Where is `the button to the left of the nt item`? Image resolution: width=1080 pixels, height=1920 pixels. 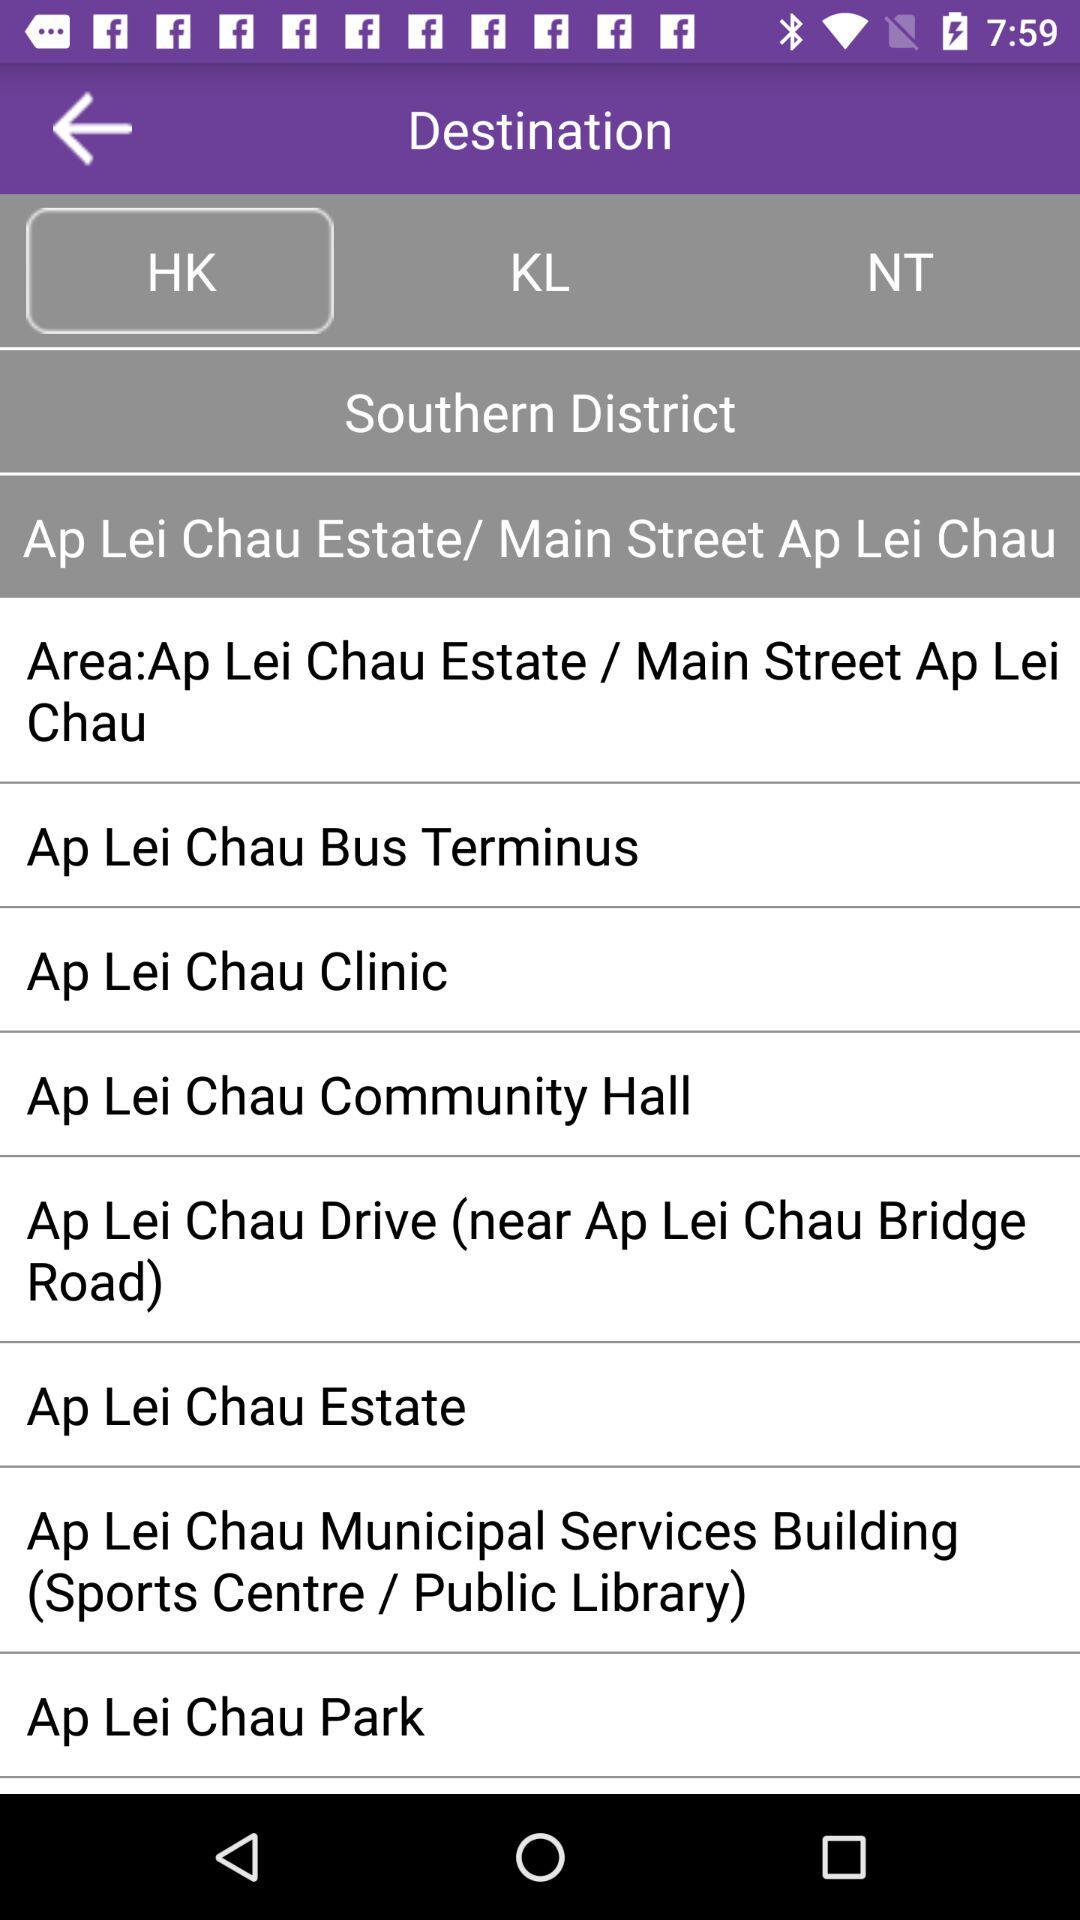
the button to the left of the nt item is located at coordinates (540, 269).